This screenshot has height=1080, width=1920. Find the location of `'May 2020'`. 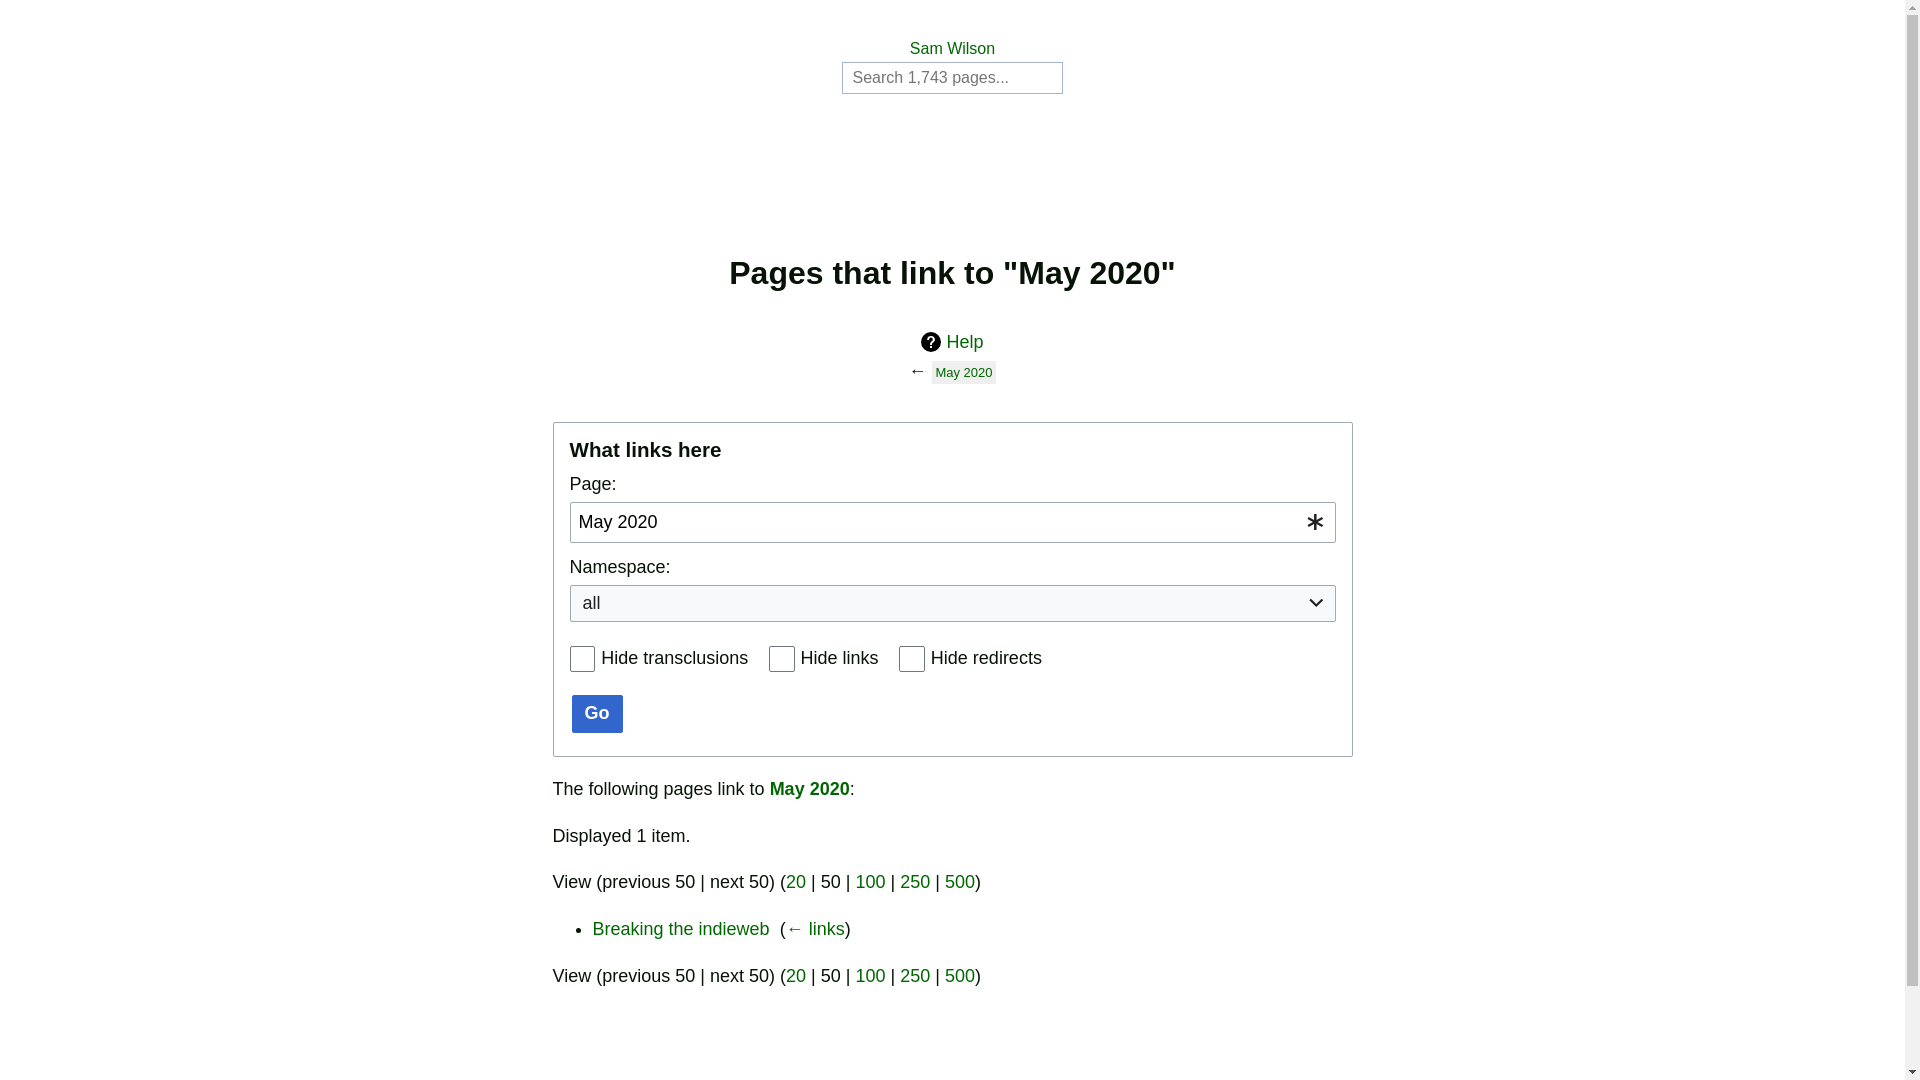

'May 2020' is located at coordinates (810, 788).